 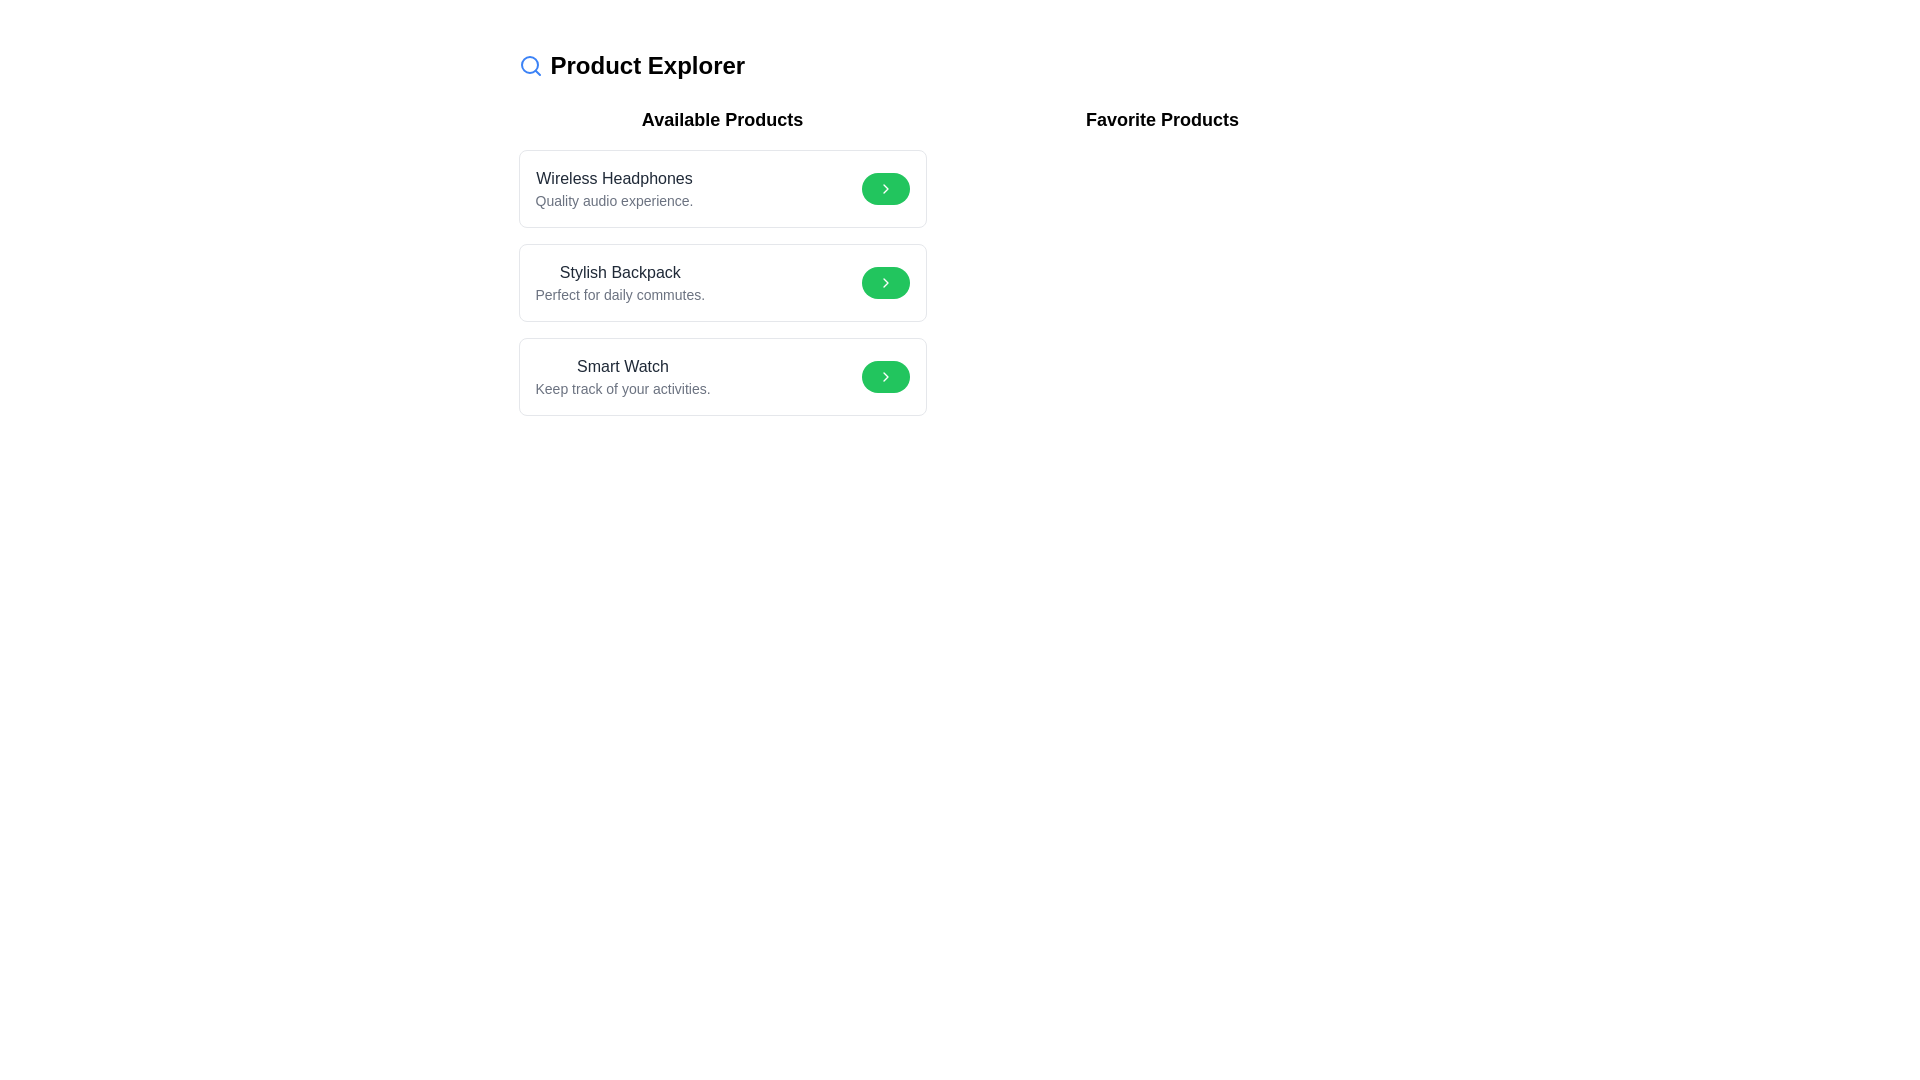 What do you see at coordinates (613, 177) in the screenshot?
I see `the text label identifying the product titled 'Wireless Headphones', which is the first product listed under the 'Available Products' heading` at bounding box center [613, 177].